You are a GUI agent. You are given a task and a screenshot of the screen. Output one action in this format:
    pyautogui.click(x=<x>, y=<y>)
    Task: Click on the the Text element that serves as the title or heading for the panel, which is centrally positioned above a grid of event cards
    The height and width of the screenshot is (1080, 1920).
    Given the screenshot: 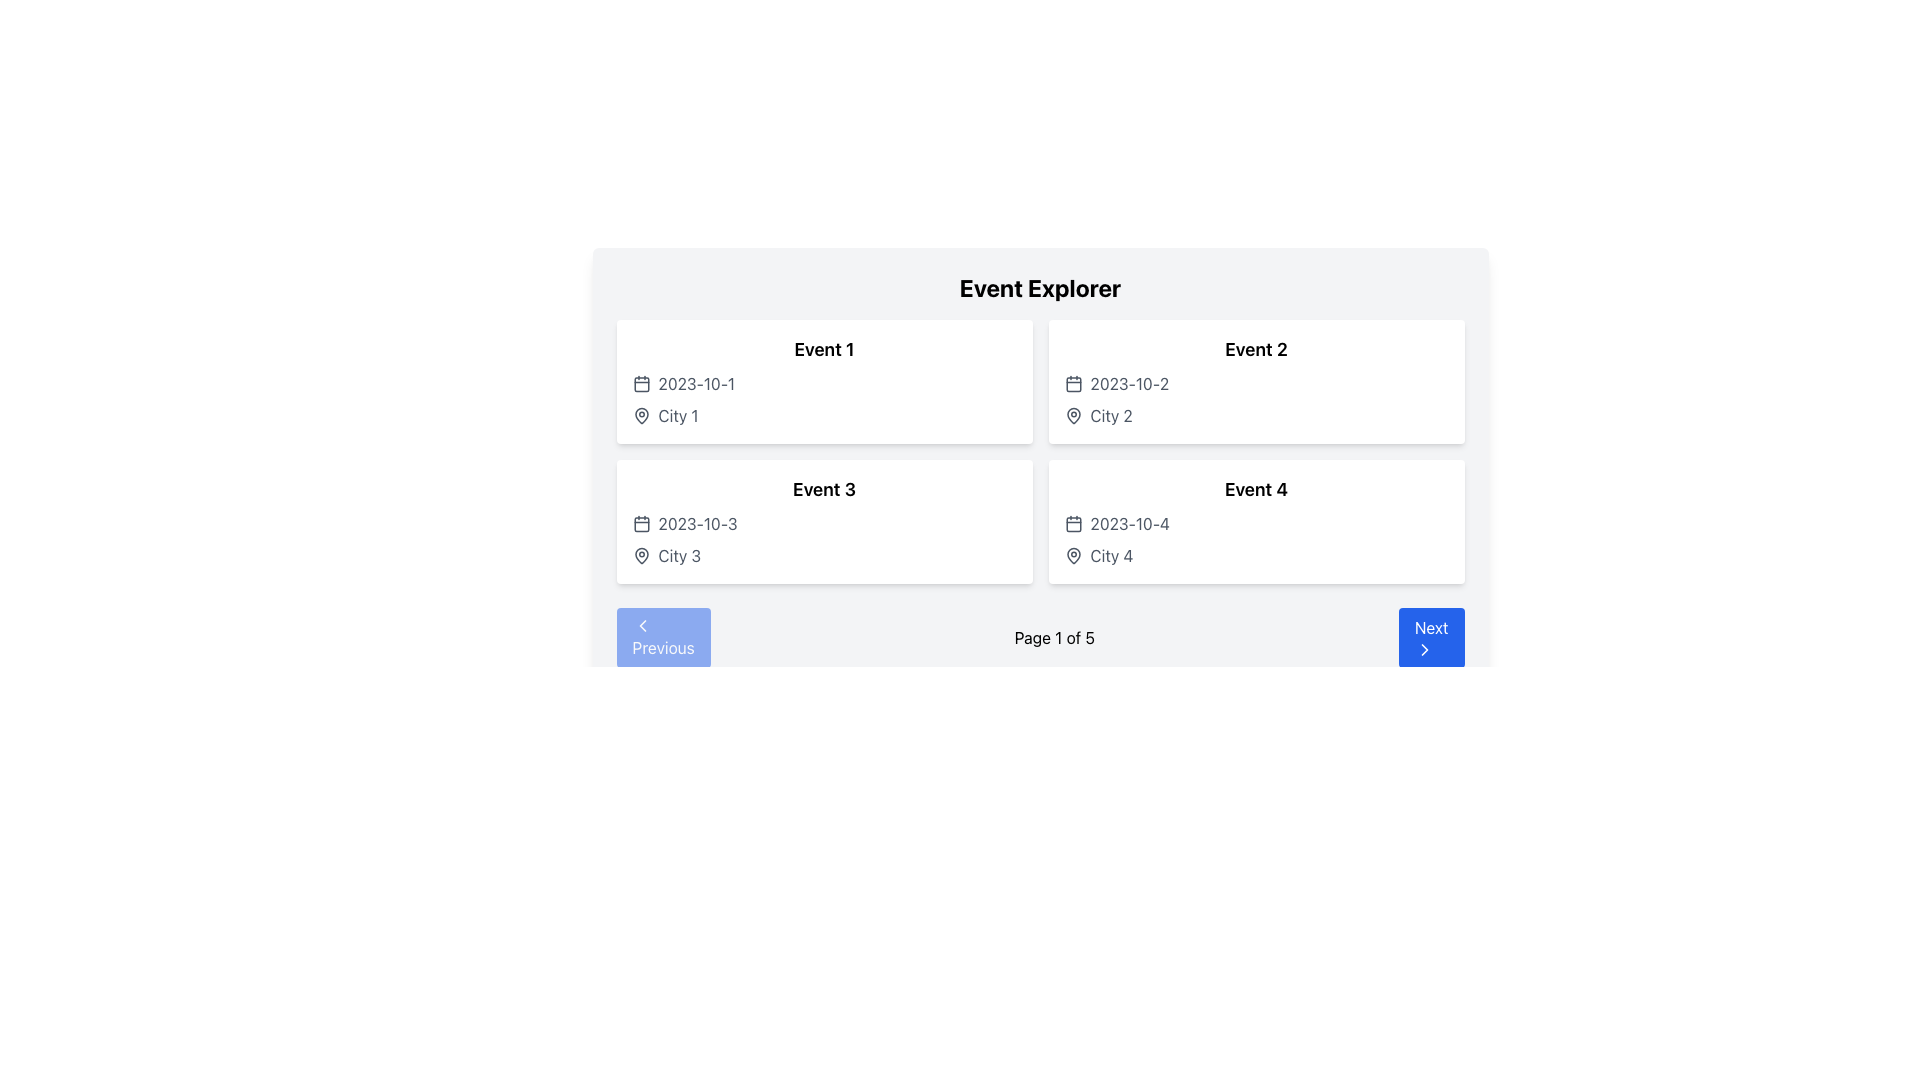 What is the action you would take?
    pyautogui.click(x=1040, y=288)
    